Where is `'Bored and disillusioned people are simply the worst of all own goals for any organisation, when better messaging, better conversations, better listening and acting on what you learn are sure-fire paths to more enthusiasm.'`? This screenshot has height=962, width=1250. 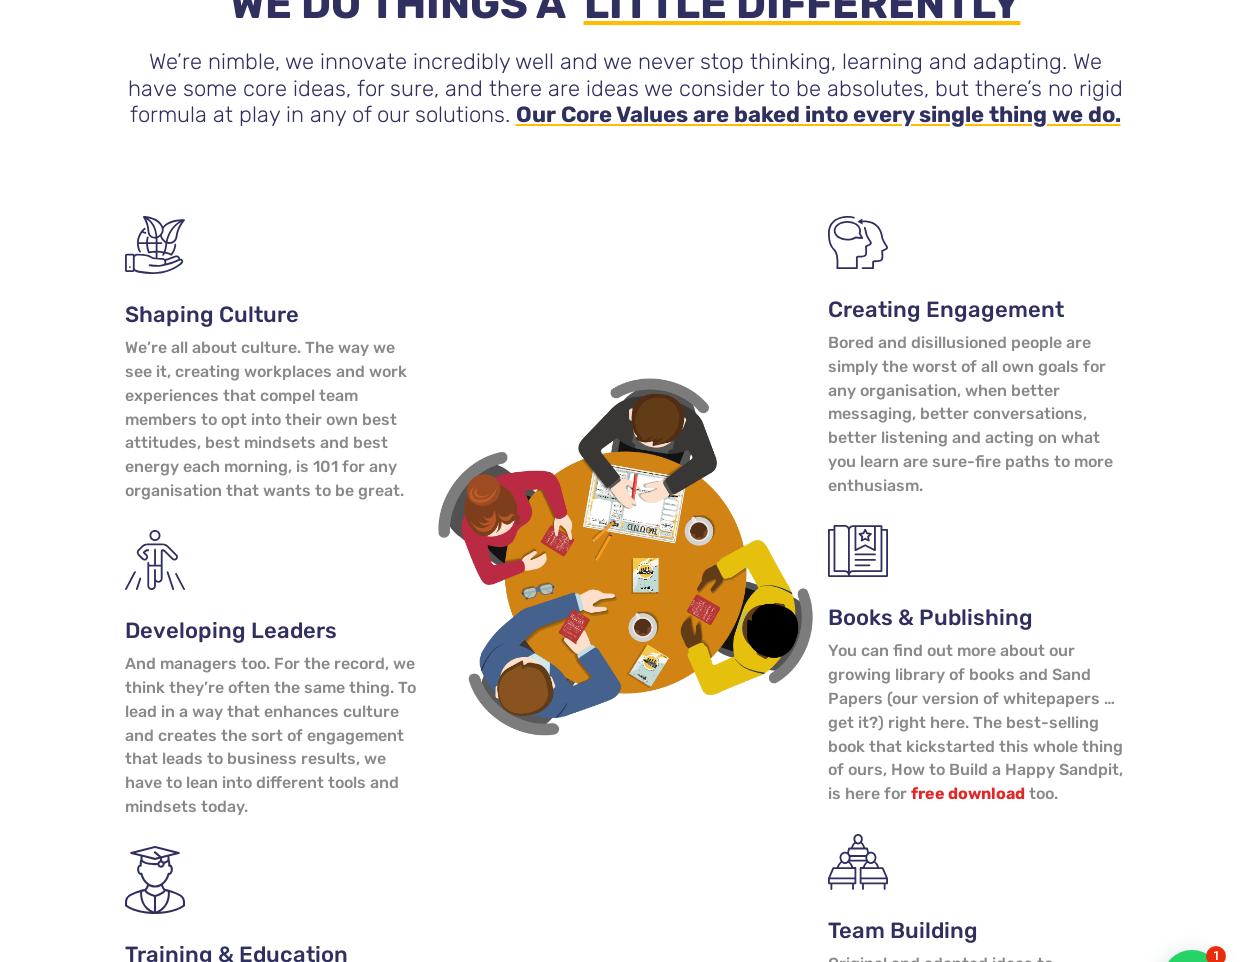
'Bored and disillusioned people are simply the worst of all own goals for any organisation, when better messaging, better conversations, better listening and acting on what you learn are sure-fire paths to more enthusiasm.' is located at coordinates (969, 412).